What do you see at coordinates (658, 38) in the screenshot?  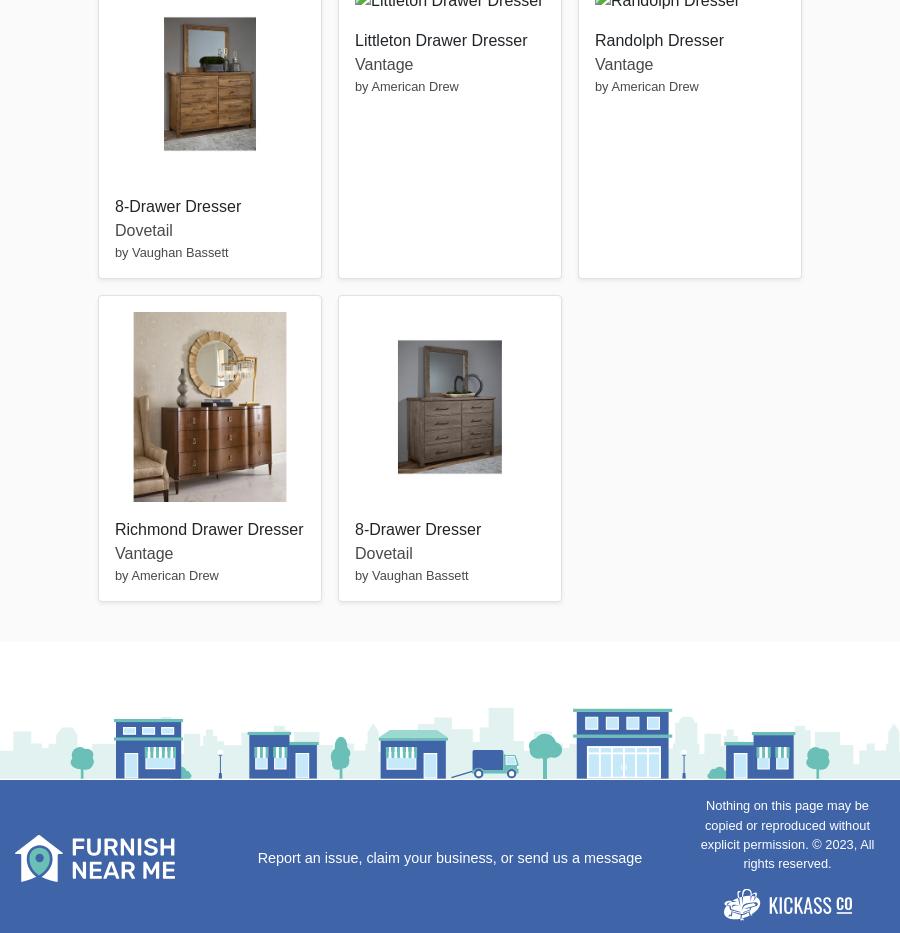 I see `'Randolph Dresser'` at bounding box center [658, 38].